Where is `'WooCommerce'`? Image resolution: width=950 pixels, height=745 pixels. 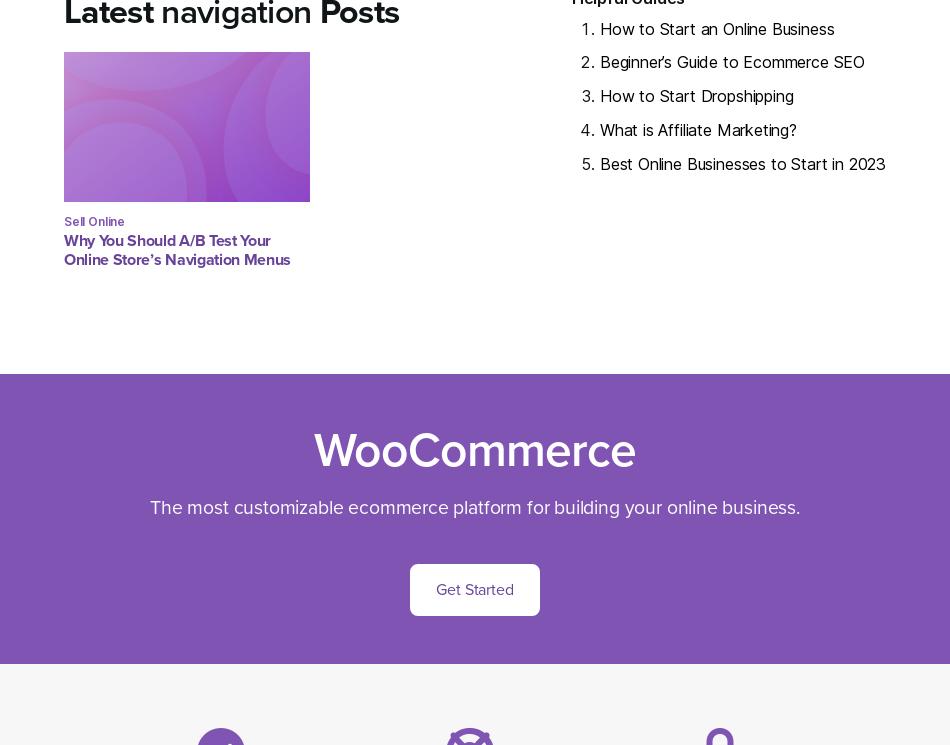 'WooCommerce' is located at coordinates (475, 450).